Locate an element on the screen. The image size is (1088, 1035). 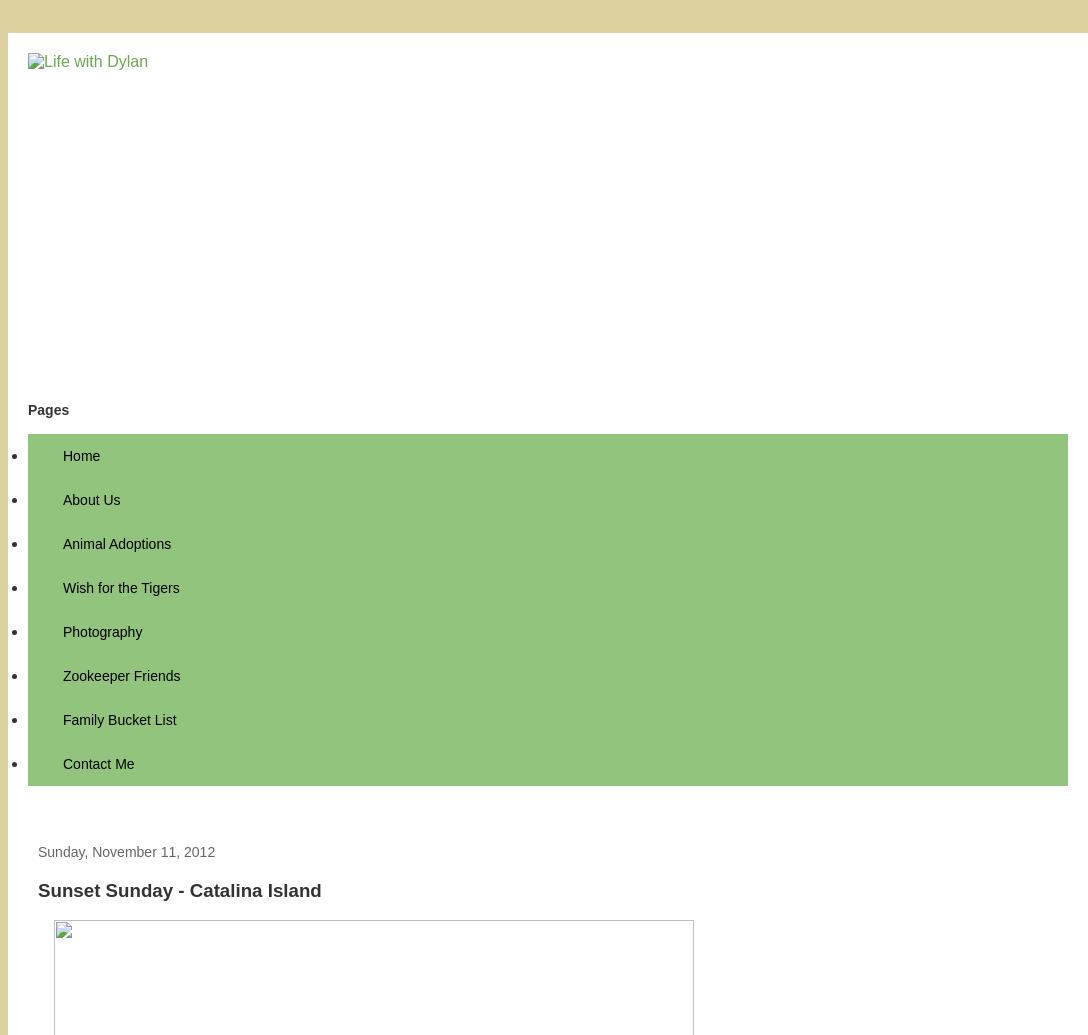
'Wish for the Tigers' is located at coordinates (120, 586).